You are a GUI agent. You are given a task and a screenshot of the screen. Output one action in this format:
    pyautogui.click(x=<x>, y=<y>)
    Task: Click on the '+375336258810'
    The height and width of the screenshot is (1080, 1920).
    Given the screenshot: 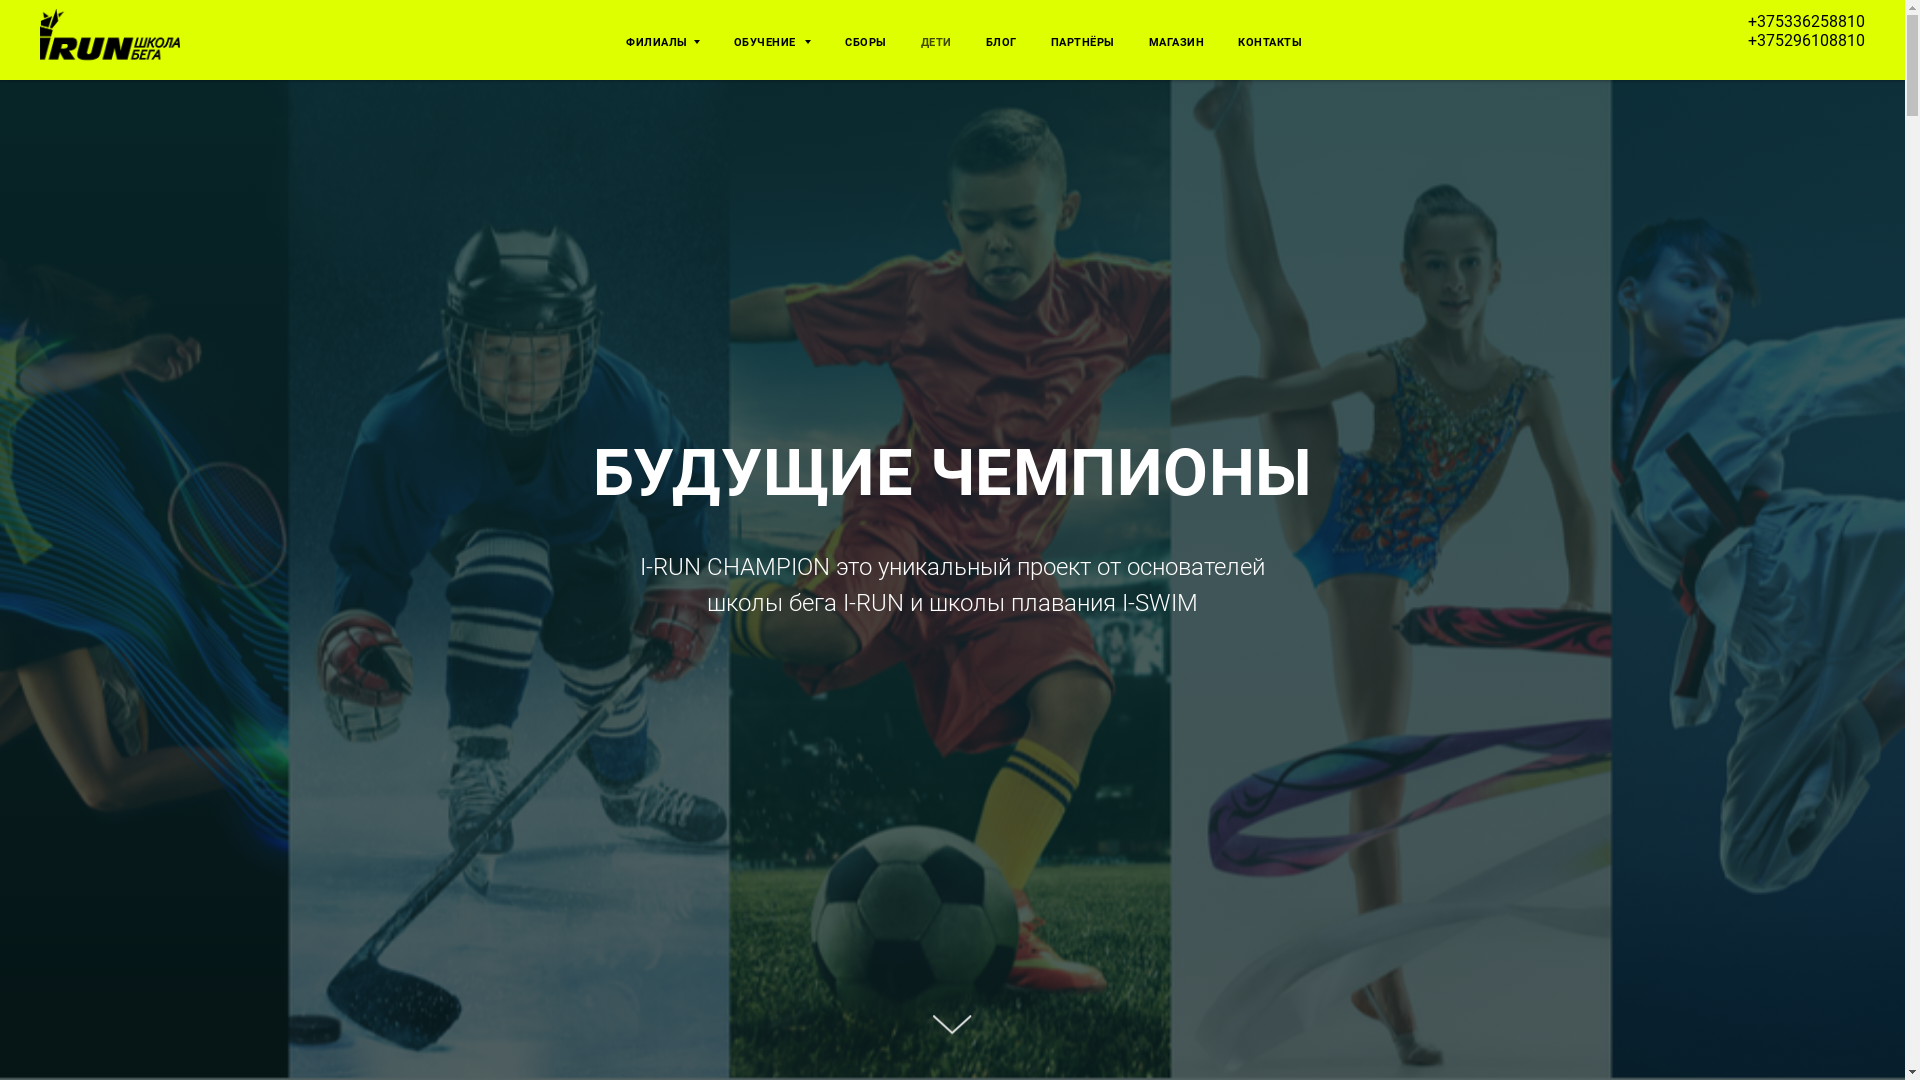 What is the action you would take?
    pyautogui.click(x=1806, y=21)
    